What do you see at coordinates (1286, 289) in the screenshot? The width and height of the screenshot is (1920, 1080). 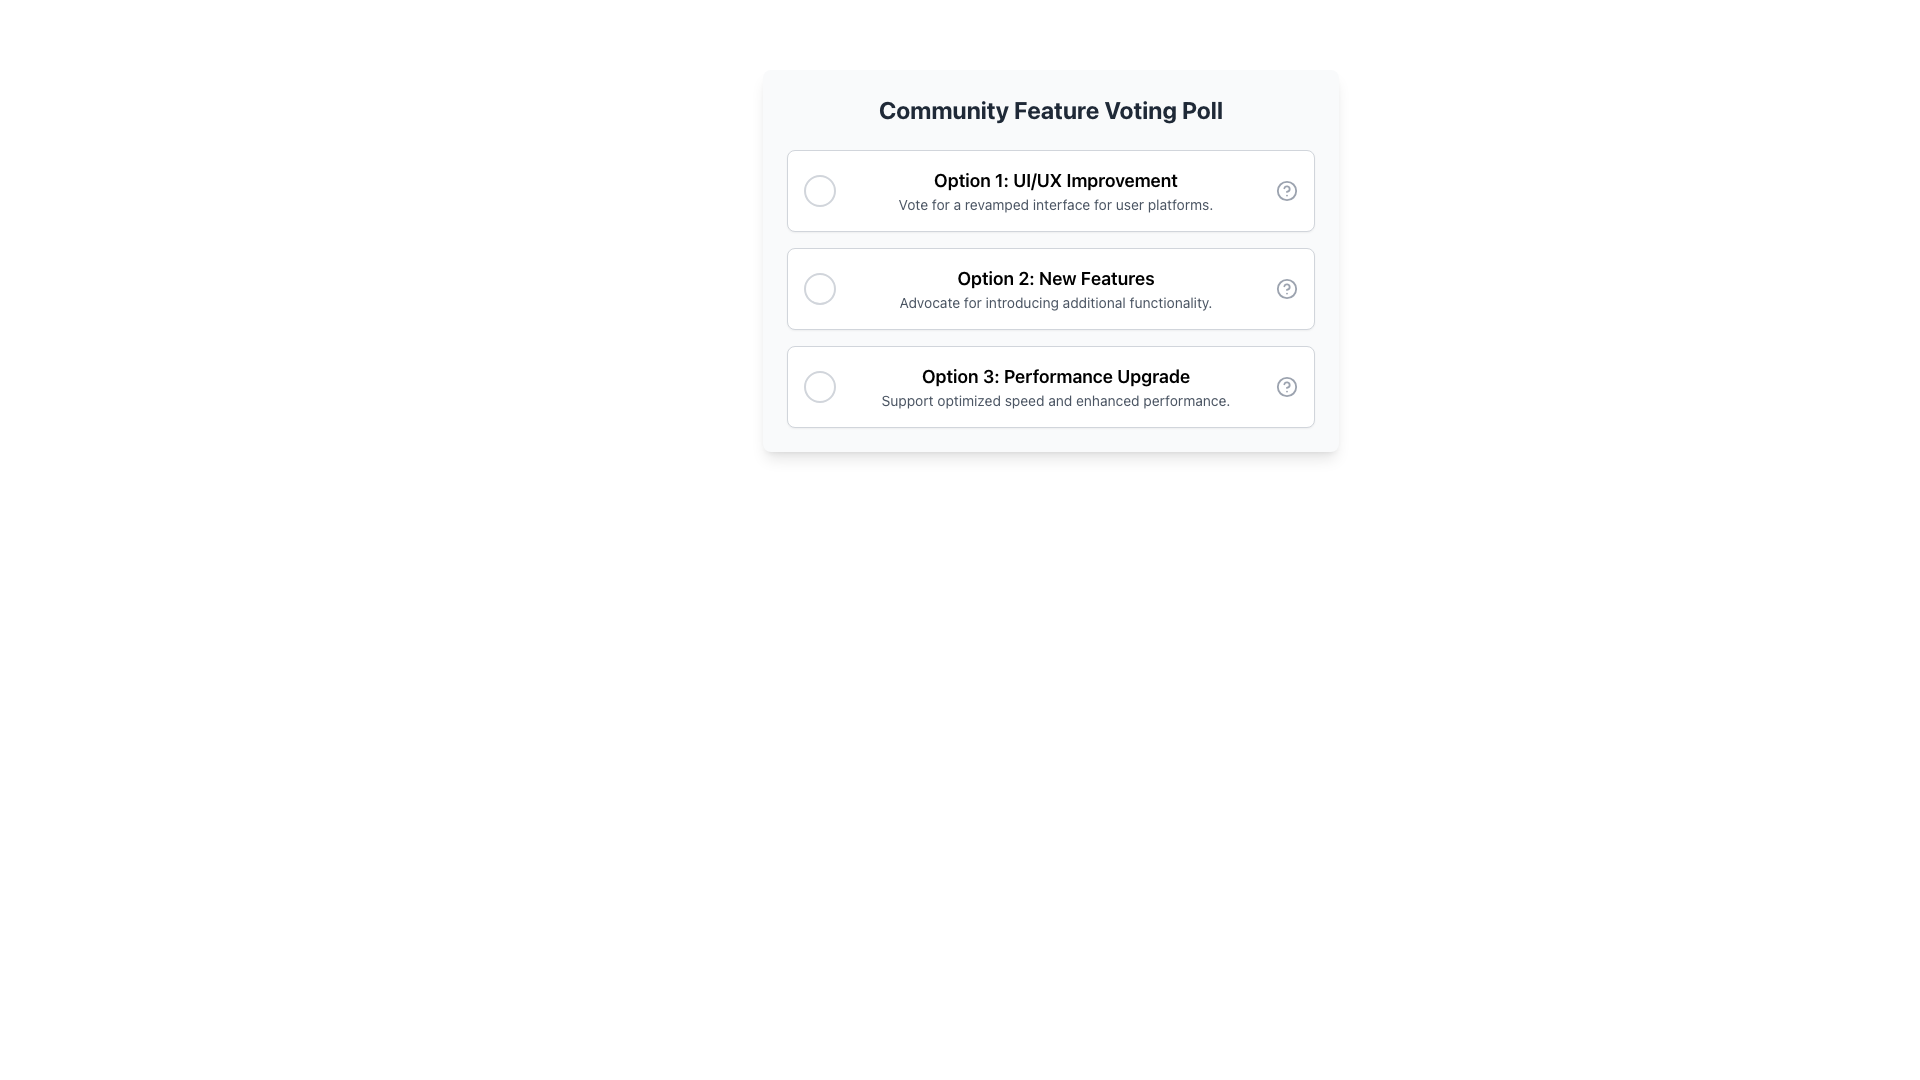 I see `the circular help icon with a question mark located in the upper-right corner of the 'Option 2: New Features' block` at bounding box center [1286, 289].